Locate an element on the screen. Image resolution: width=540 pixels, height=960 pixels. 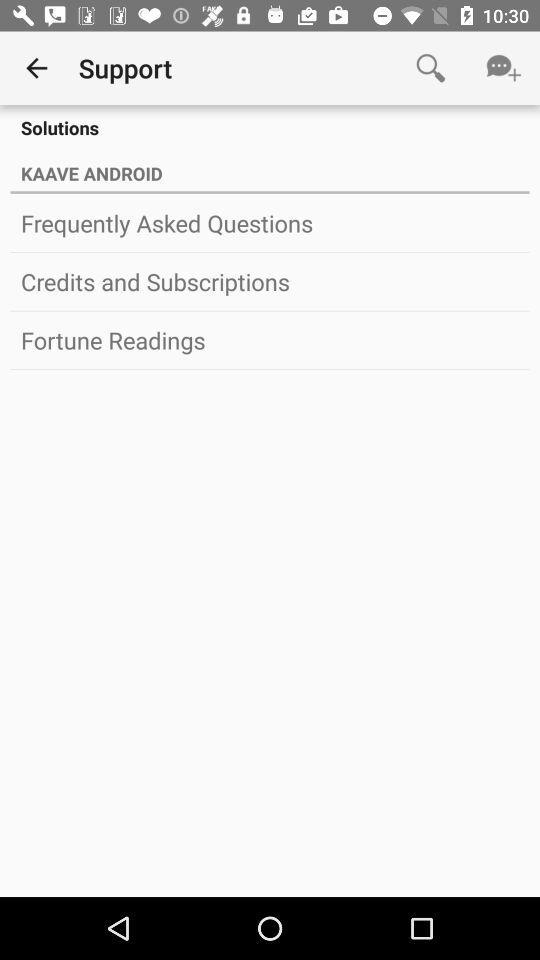
icon to the left of support app is located at coordinates (36, 68).